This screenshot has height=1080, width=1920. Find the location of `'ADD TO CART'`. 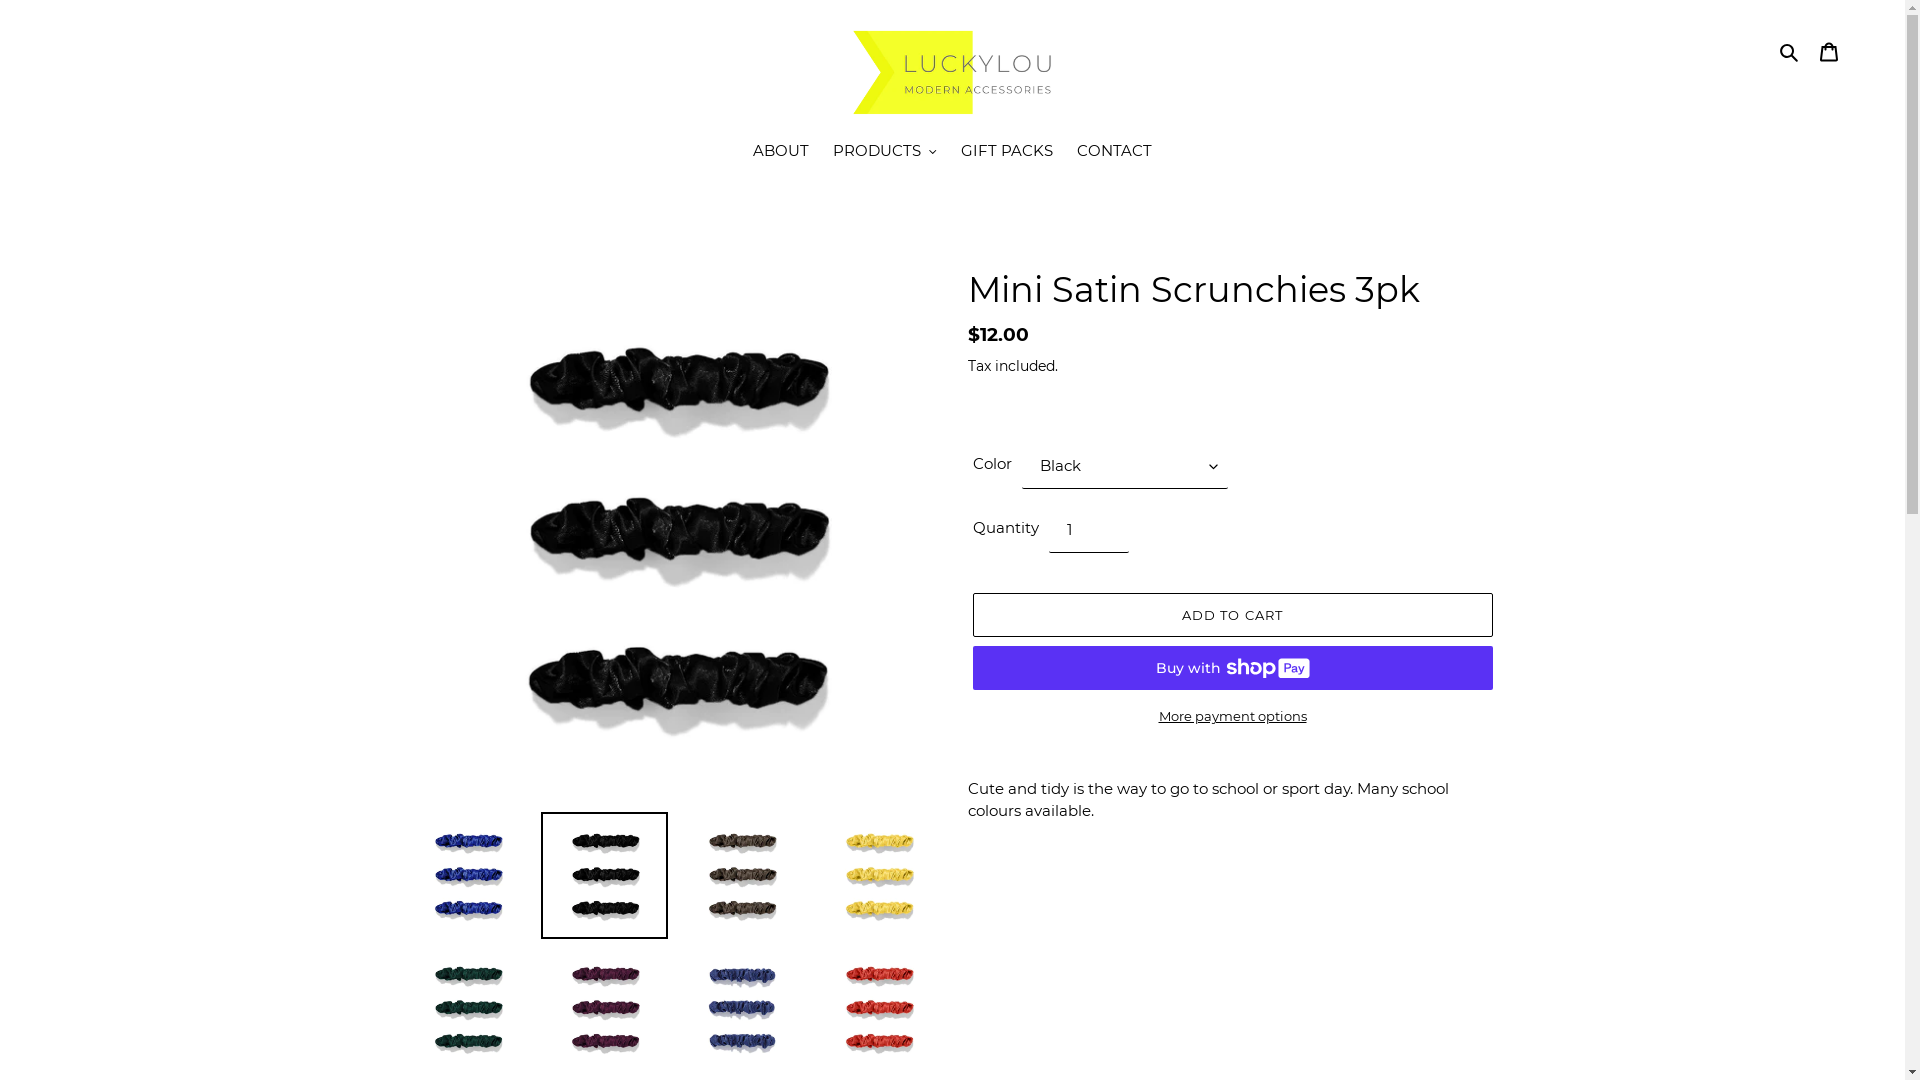

'ADD TO CART' is located at coordinates (1231, 612).